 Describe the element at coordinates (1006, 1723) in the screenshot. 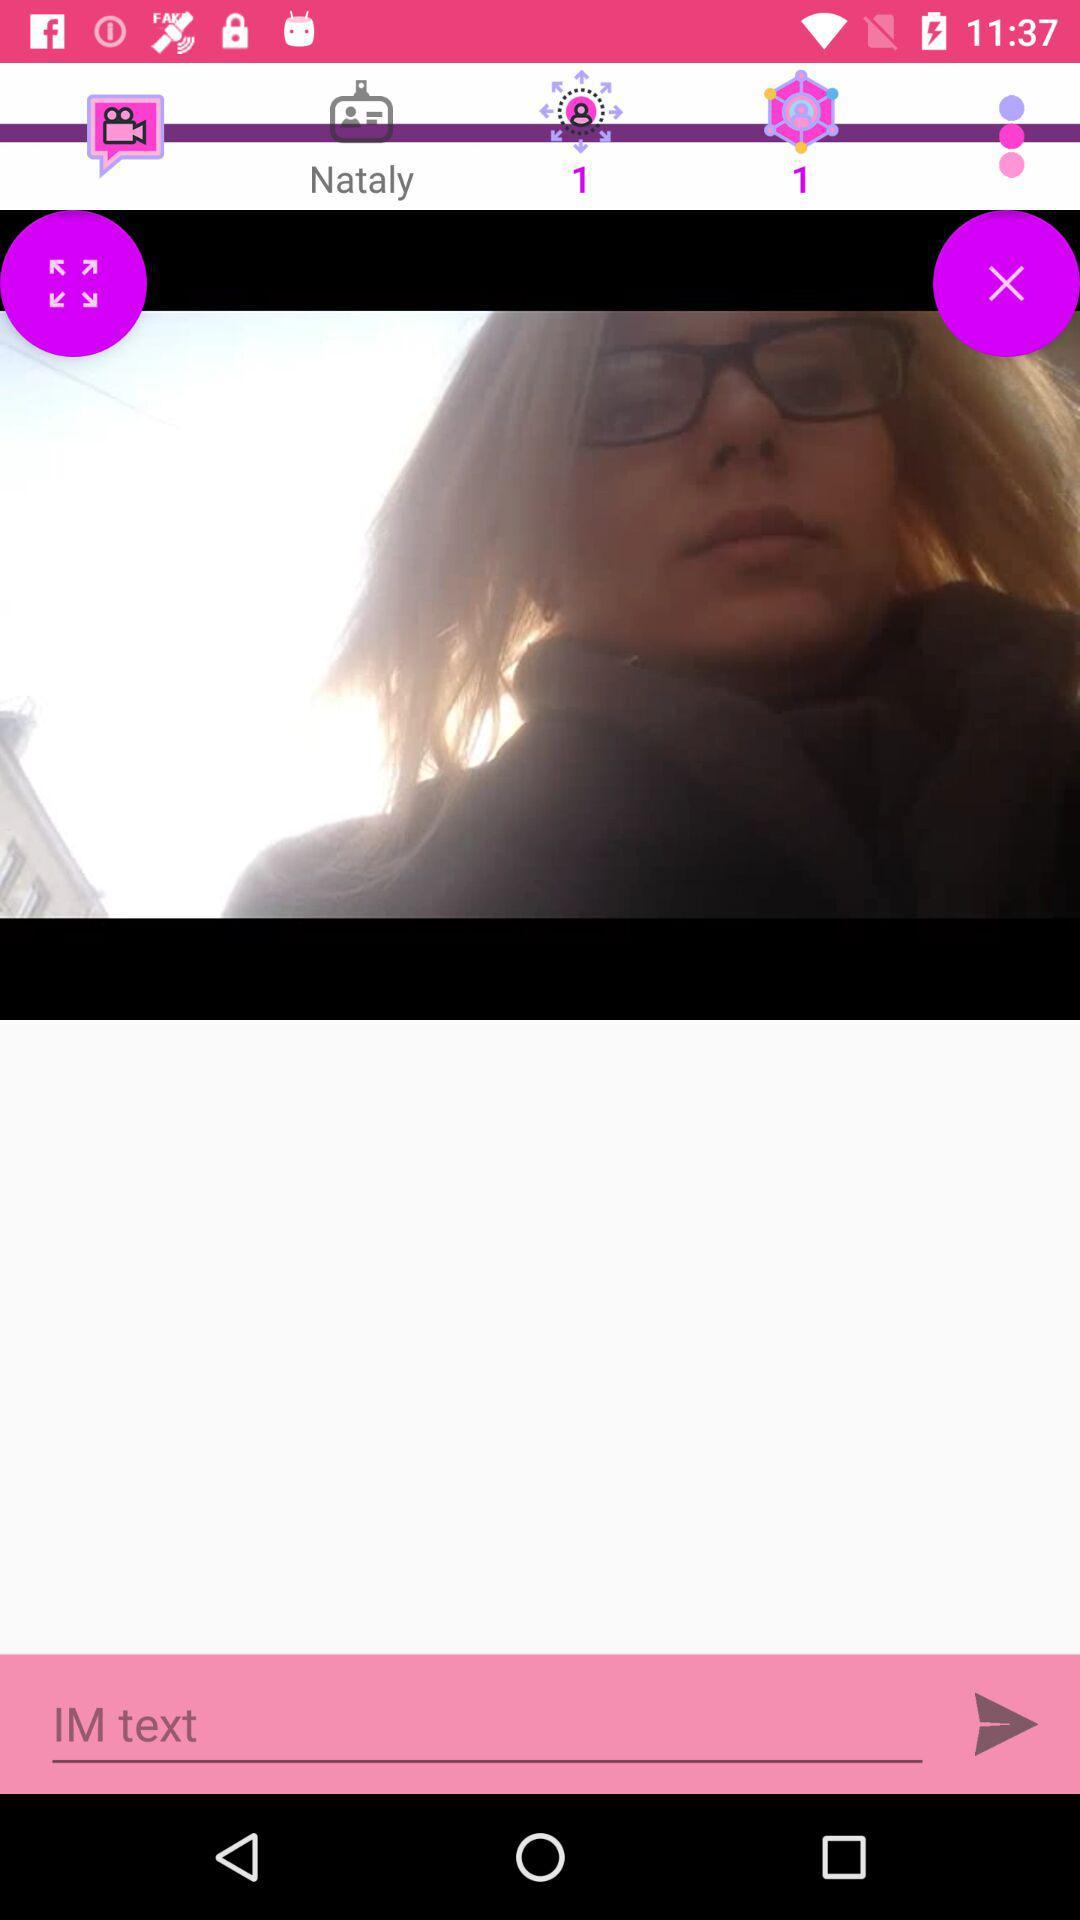

I see `send the message` at that location.